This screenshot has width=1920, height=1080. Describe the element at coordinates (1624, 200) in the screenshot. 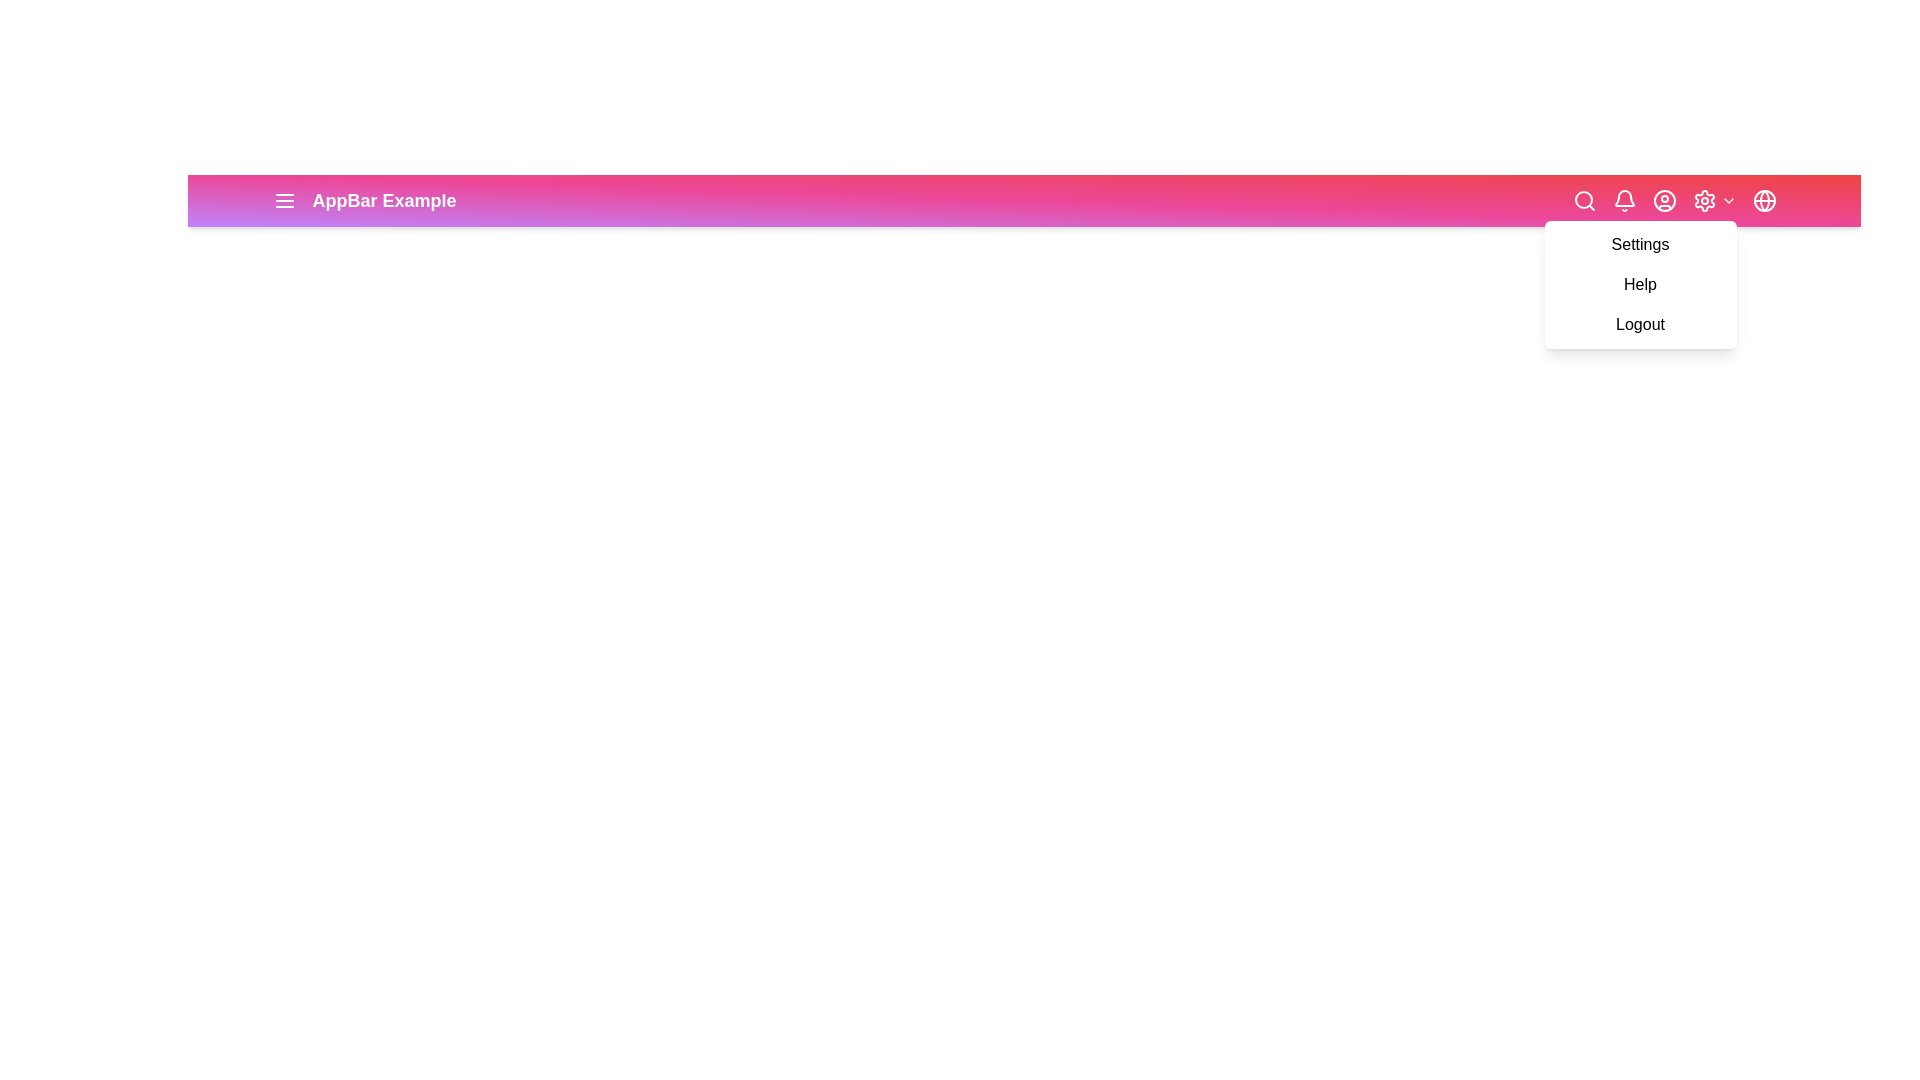

I see `the notifications button` at that location.